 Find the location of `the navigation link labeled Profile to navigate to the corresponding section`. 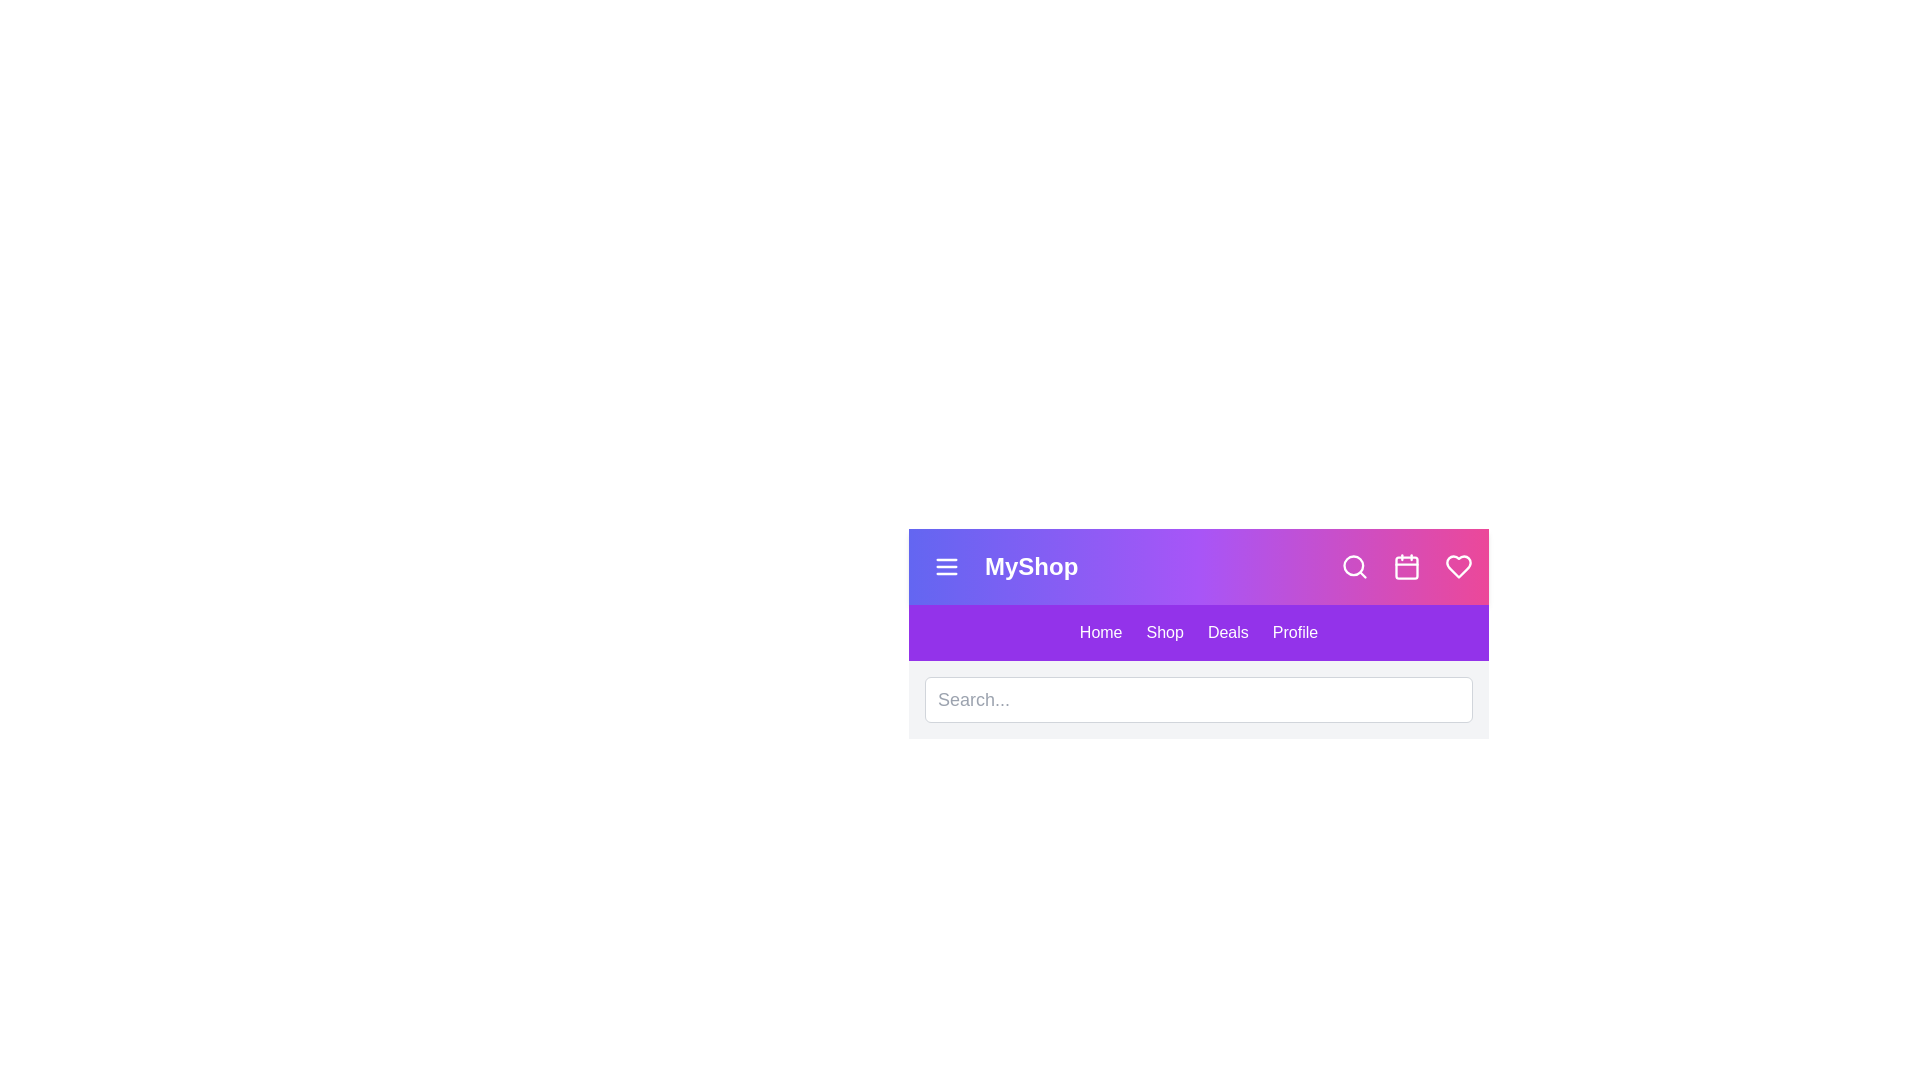

the navigation link labeled Profile to navigate to the corresponding section is located at coordinates (1295, 632).